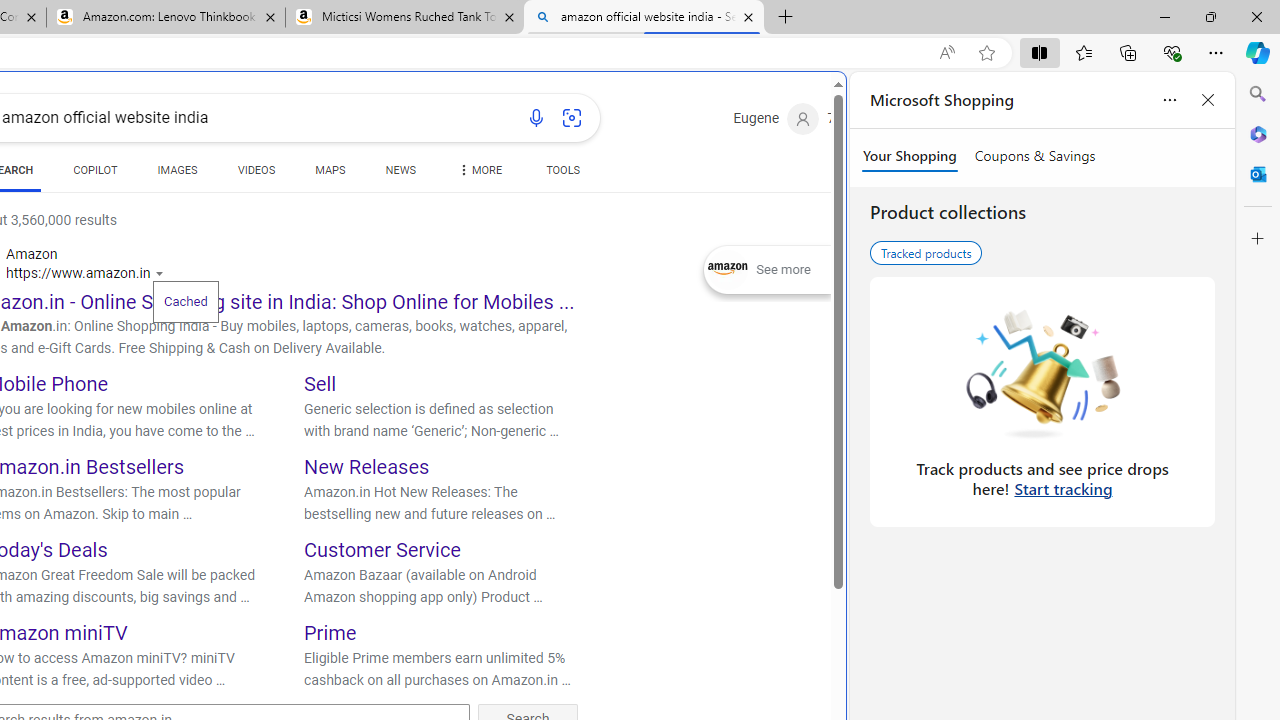  I want to click on 'Search using an image', so click(571, 118).